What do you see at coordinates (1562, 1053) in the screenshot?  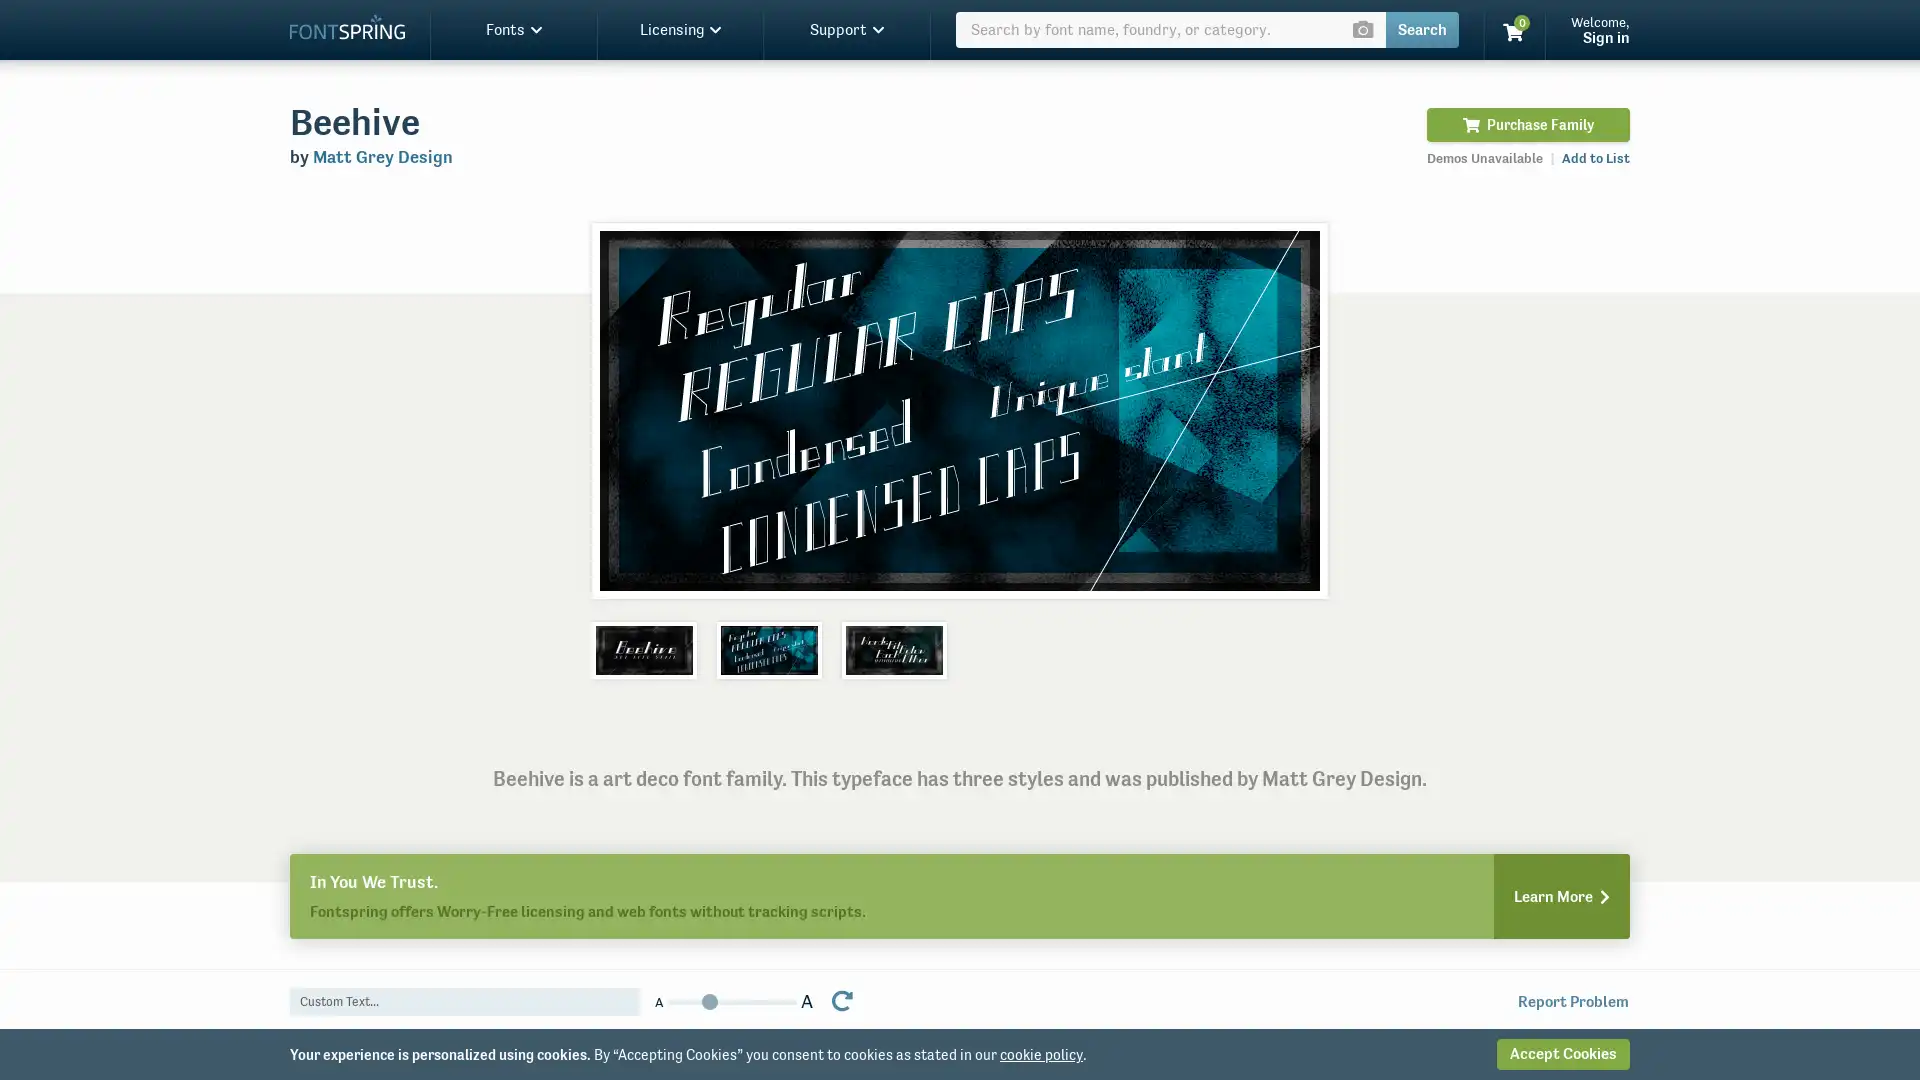 I see `Accept Cookies` at bounding box center [1562, 1053].